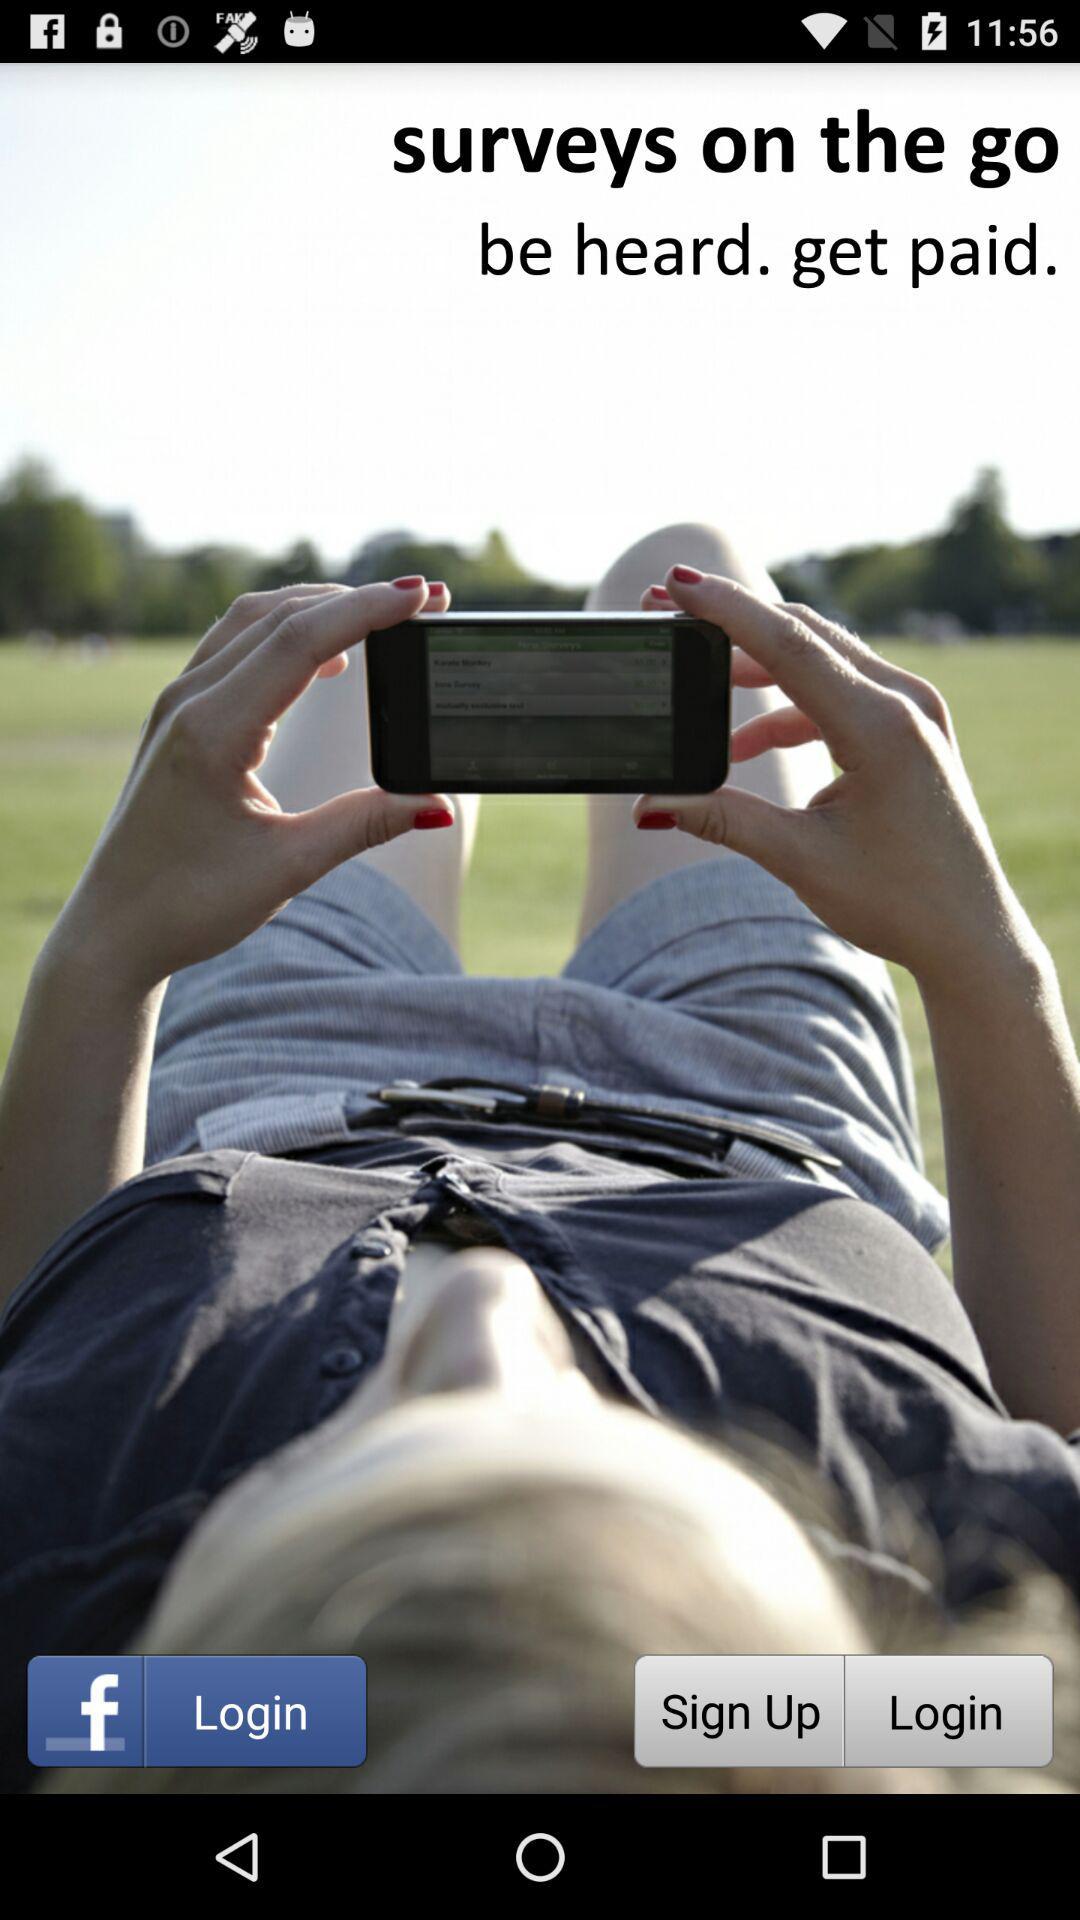  I want to click on the item next to login button, so click(738, 1710).